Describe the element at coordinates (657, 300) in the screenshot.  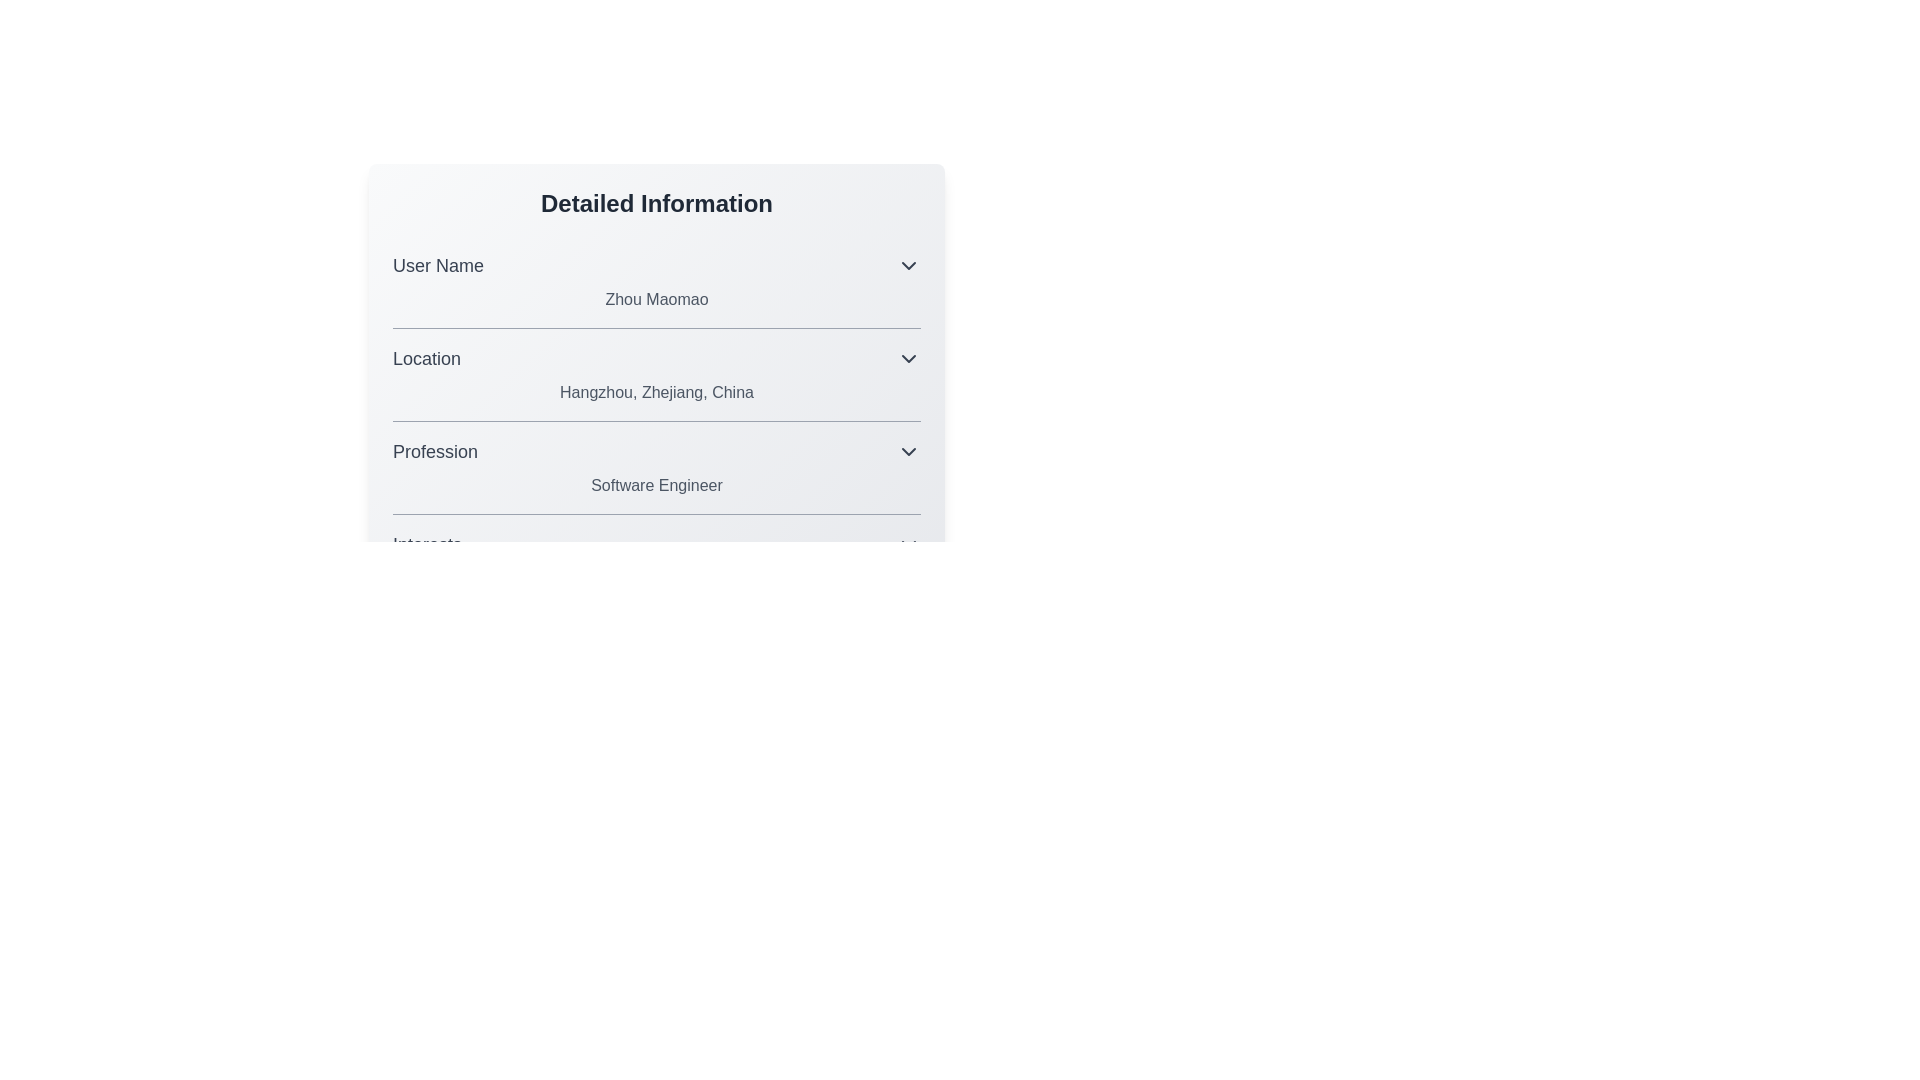
I see `the static text label displaying the user's name located directly below the 'User Name' label within the user information panel` at that location.